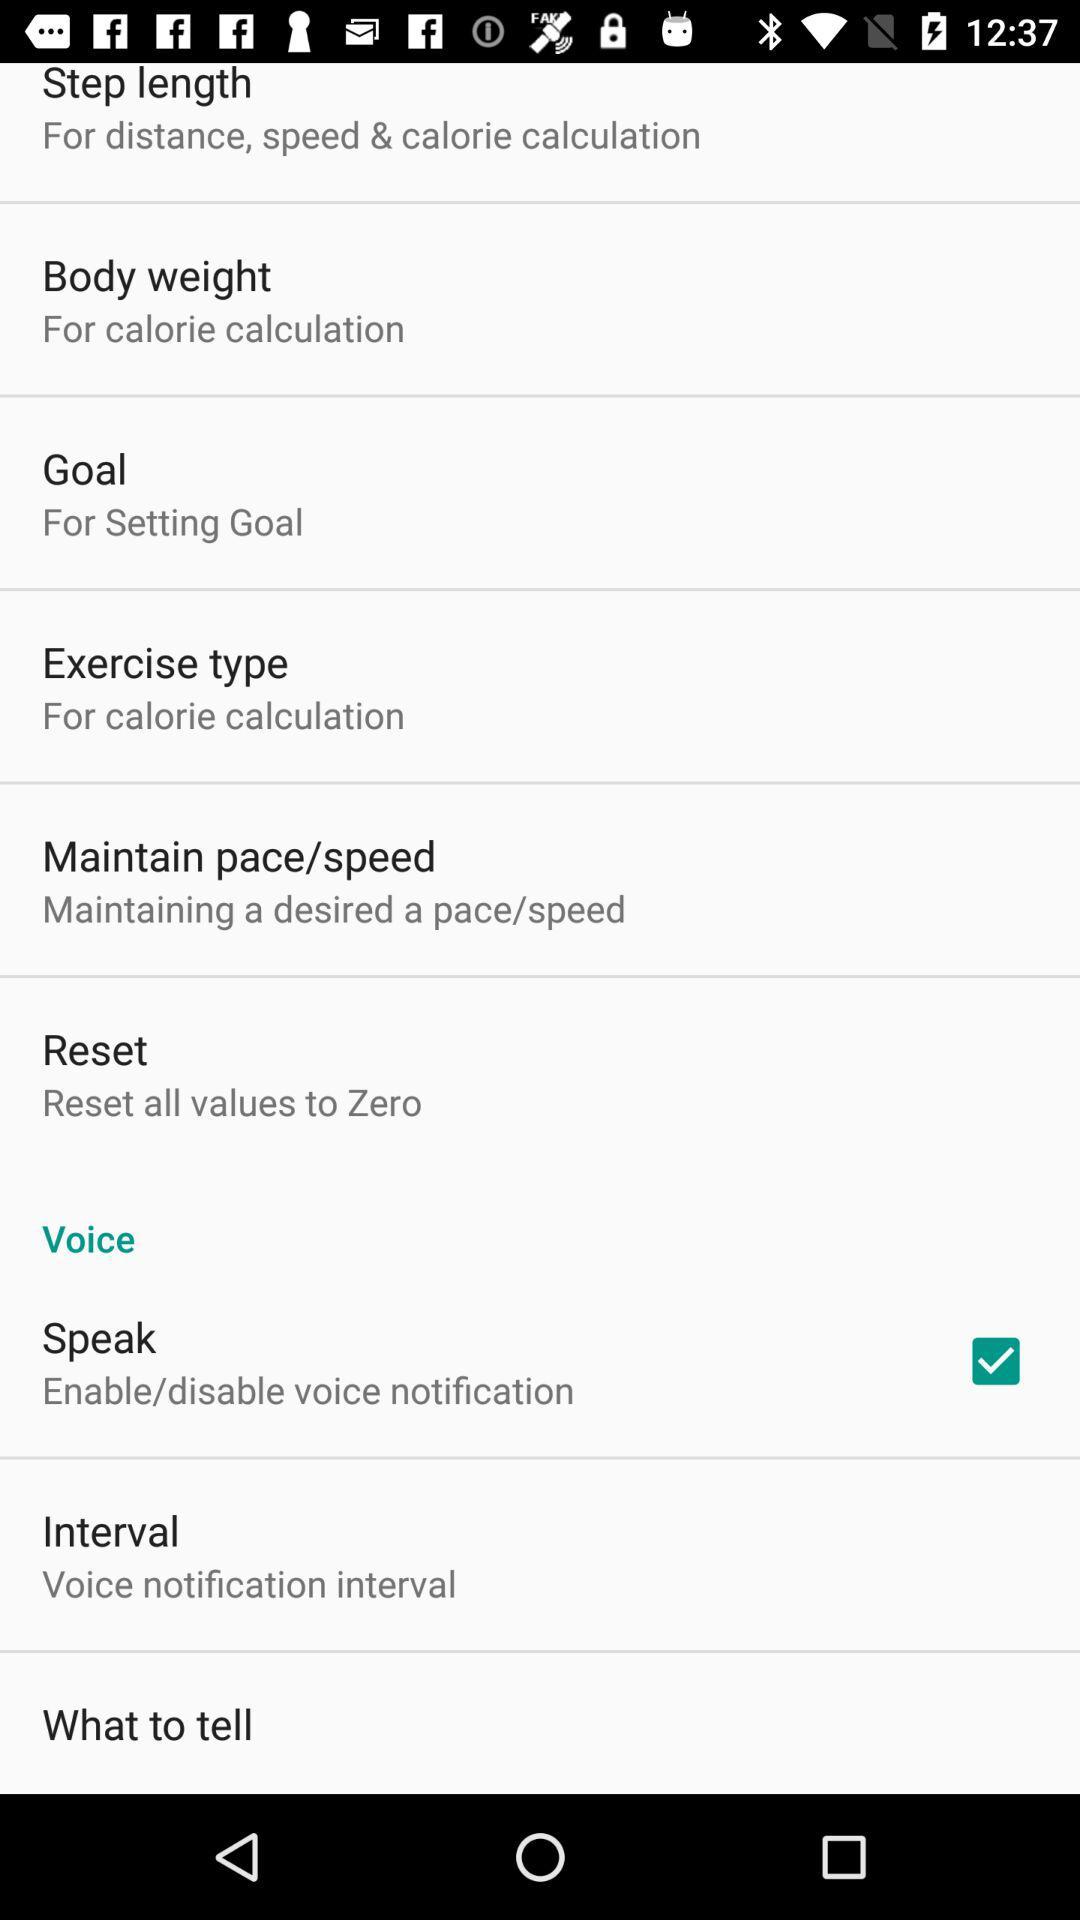  Describe the element at coordinates (164, 661) in the screenshot. I see `exercise type` at that location.